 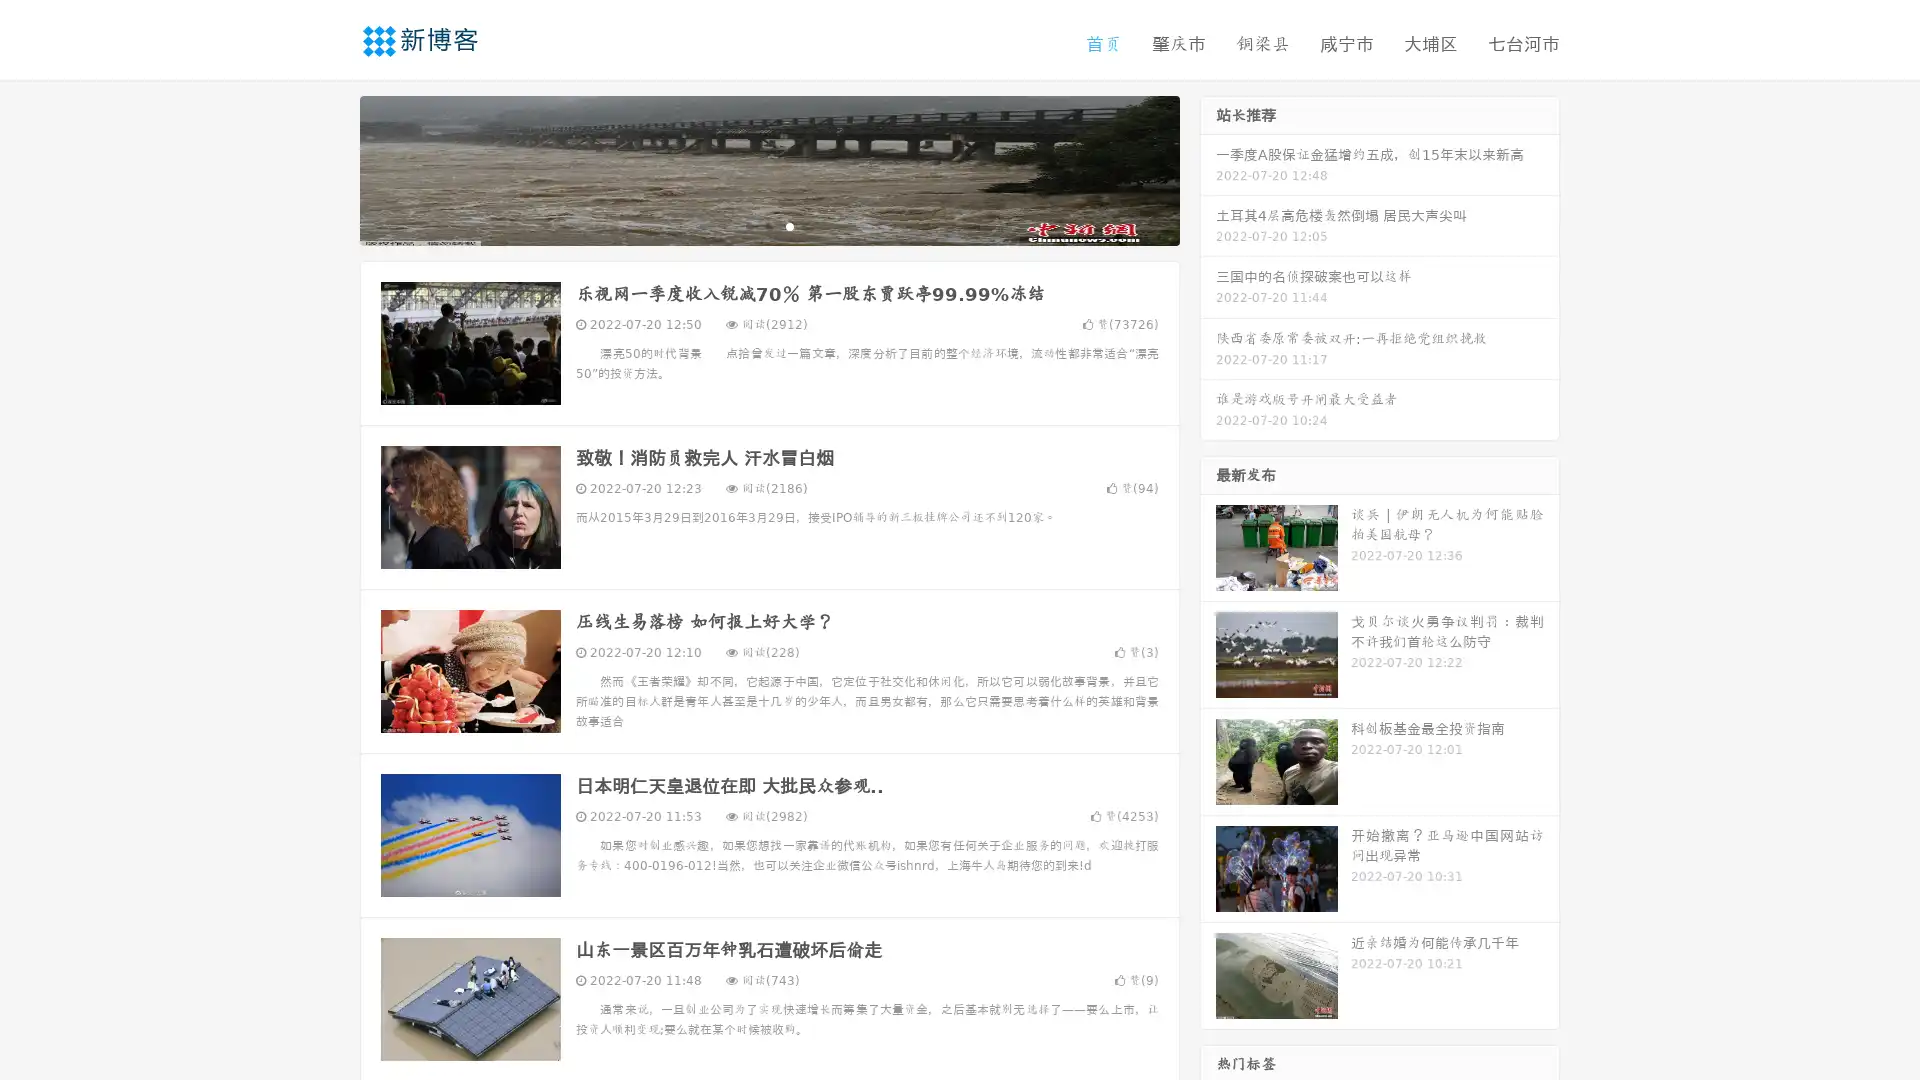 I want to click on Go to slide 2, so click(x=768, y=225).